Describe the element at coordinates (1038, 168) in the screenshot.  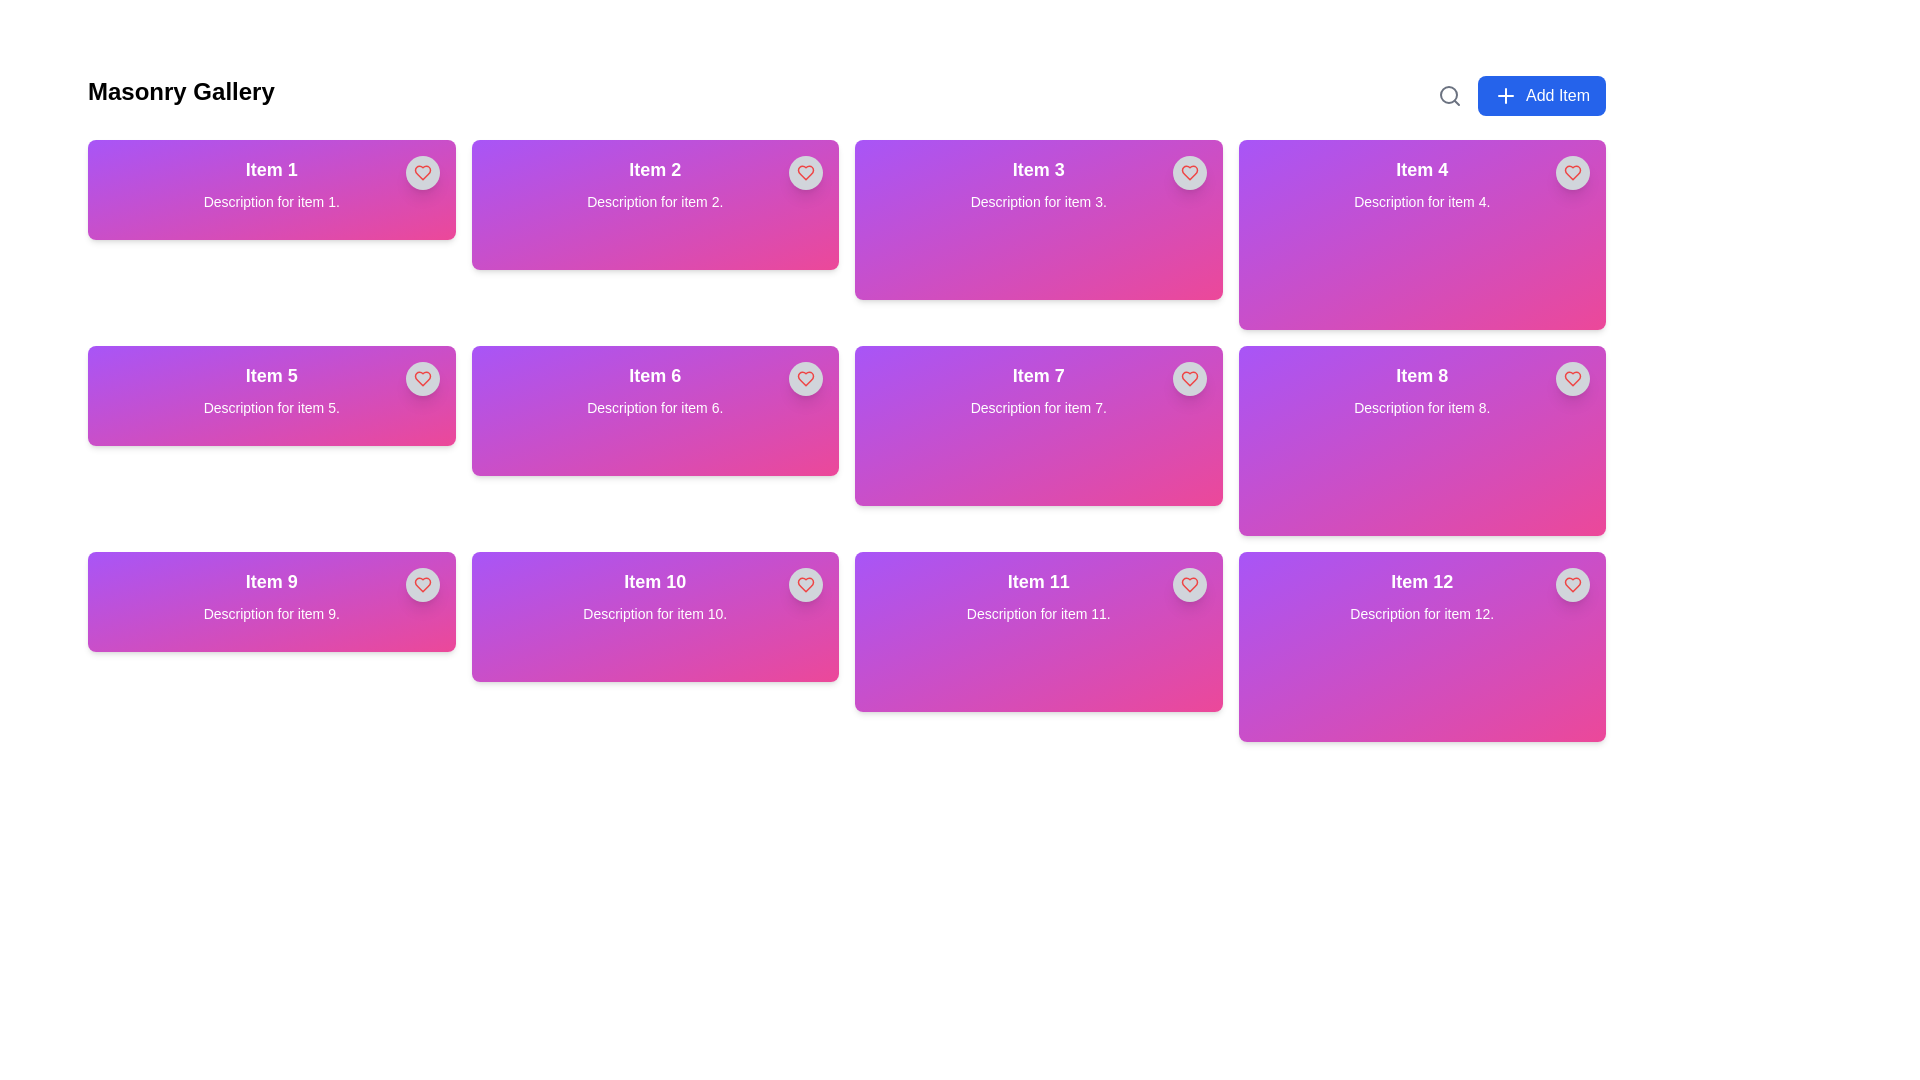
I see `the text label that displays 'Item 3' in a bold font on a purple-to-pink gradient card, located in the third card of the masonry layout` at that location.